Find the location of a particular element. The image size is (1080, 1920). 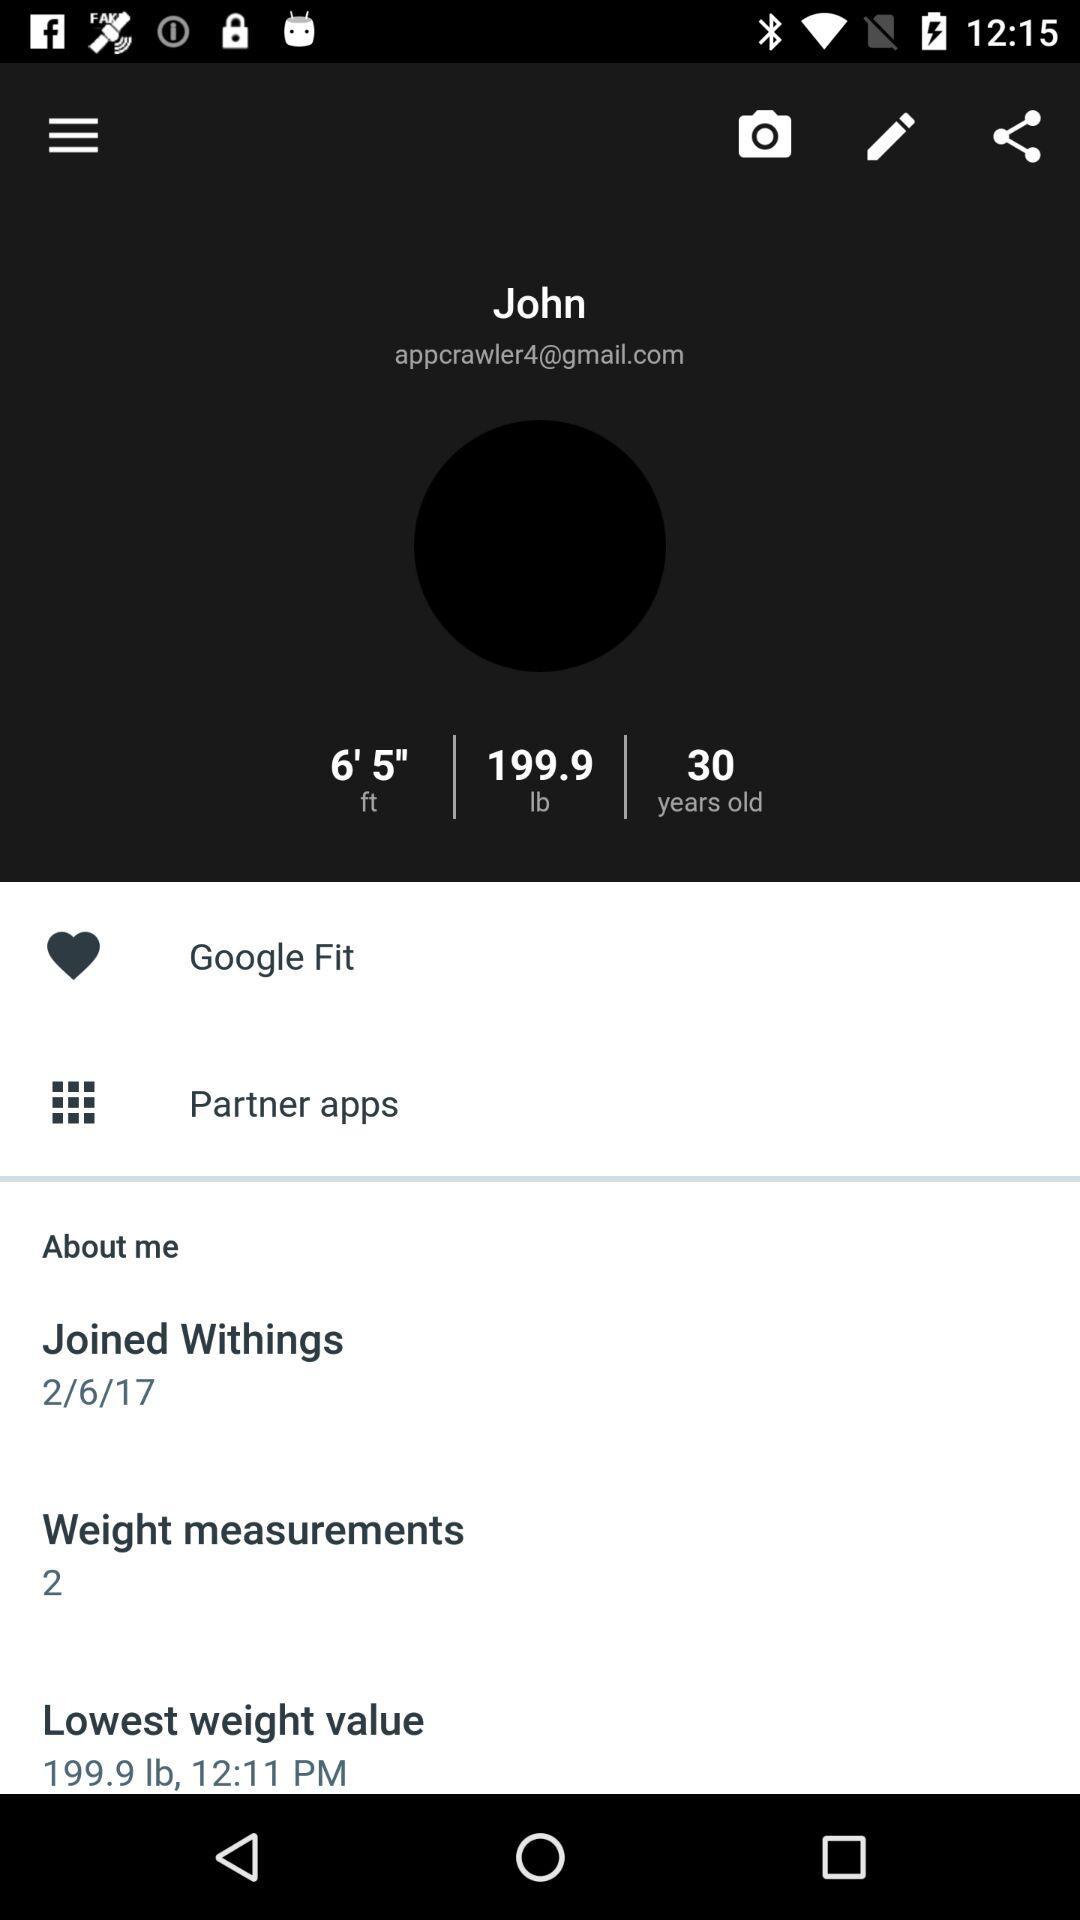

the icon above google fit is located at coordinates (890, 135).